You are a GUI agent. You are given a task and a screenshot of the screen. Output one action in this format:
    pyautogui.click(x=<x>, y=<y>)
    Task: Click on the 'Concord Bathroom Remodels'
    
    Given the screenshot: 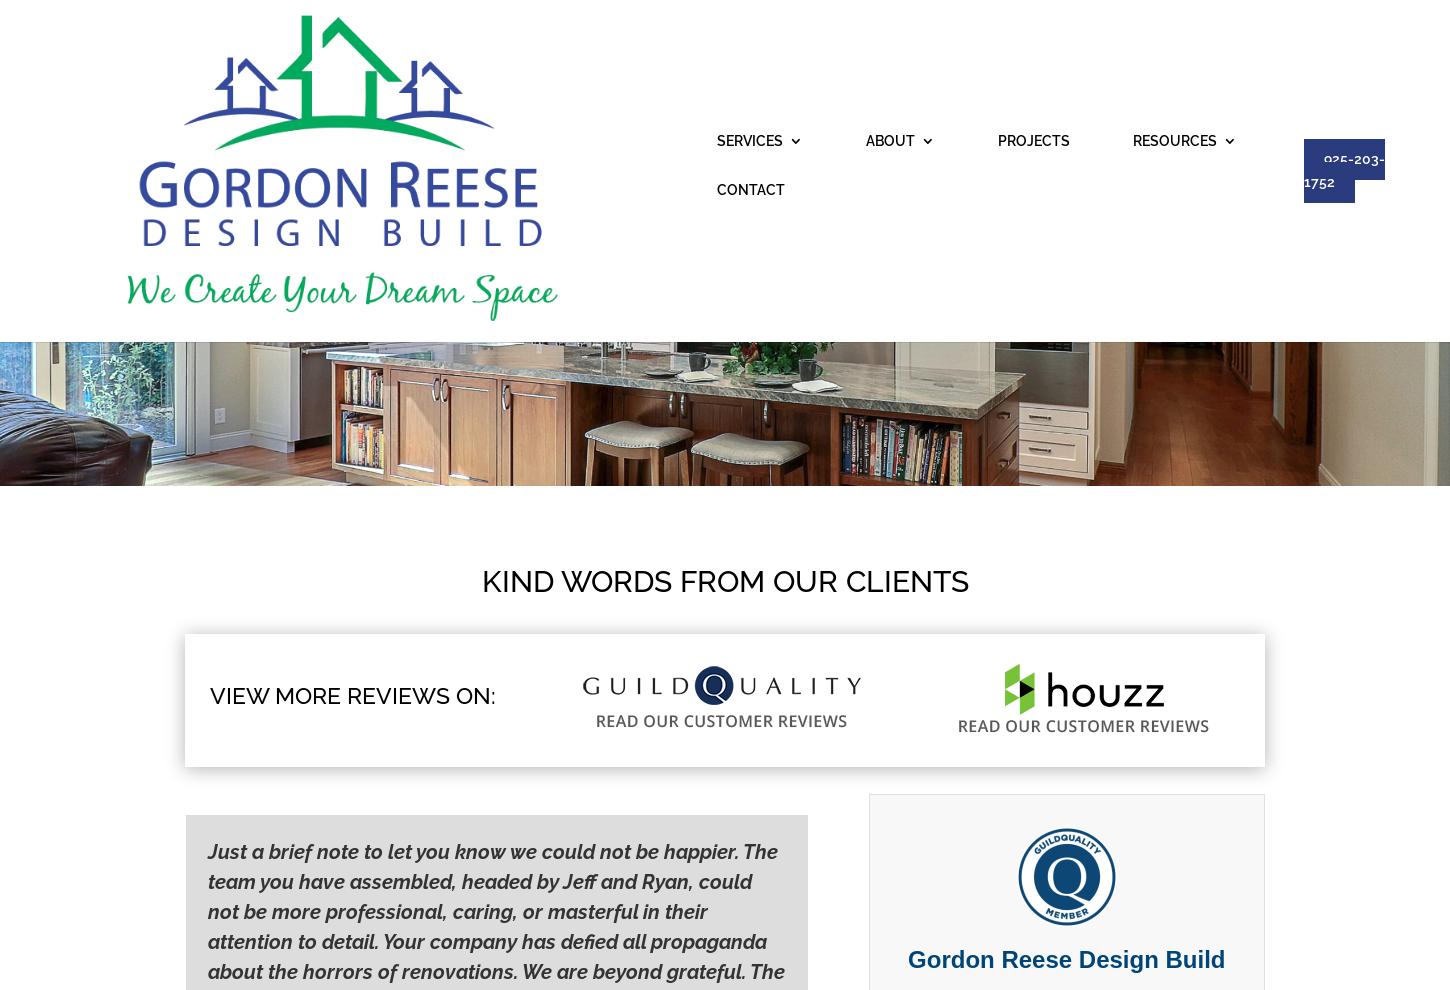 What is the action you would take?
    pyautogui.click(x=753, y=465)
    